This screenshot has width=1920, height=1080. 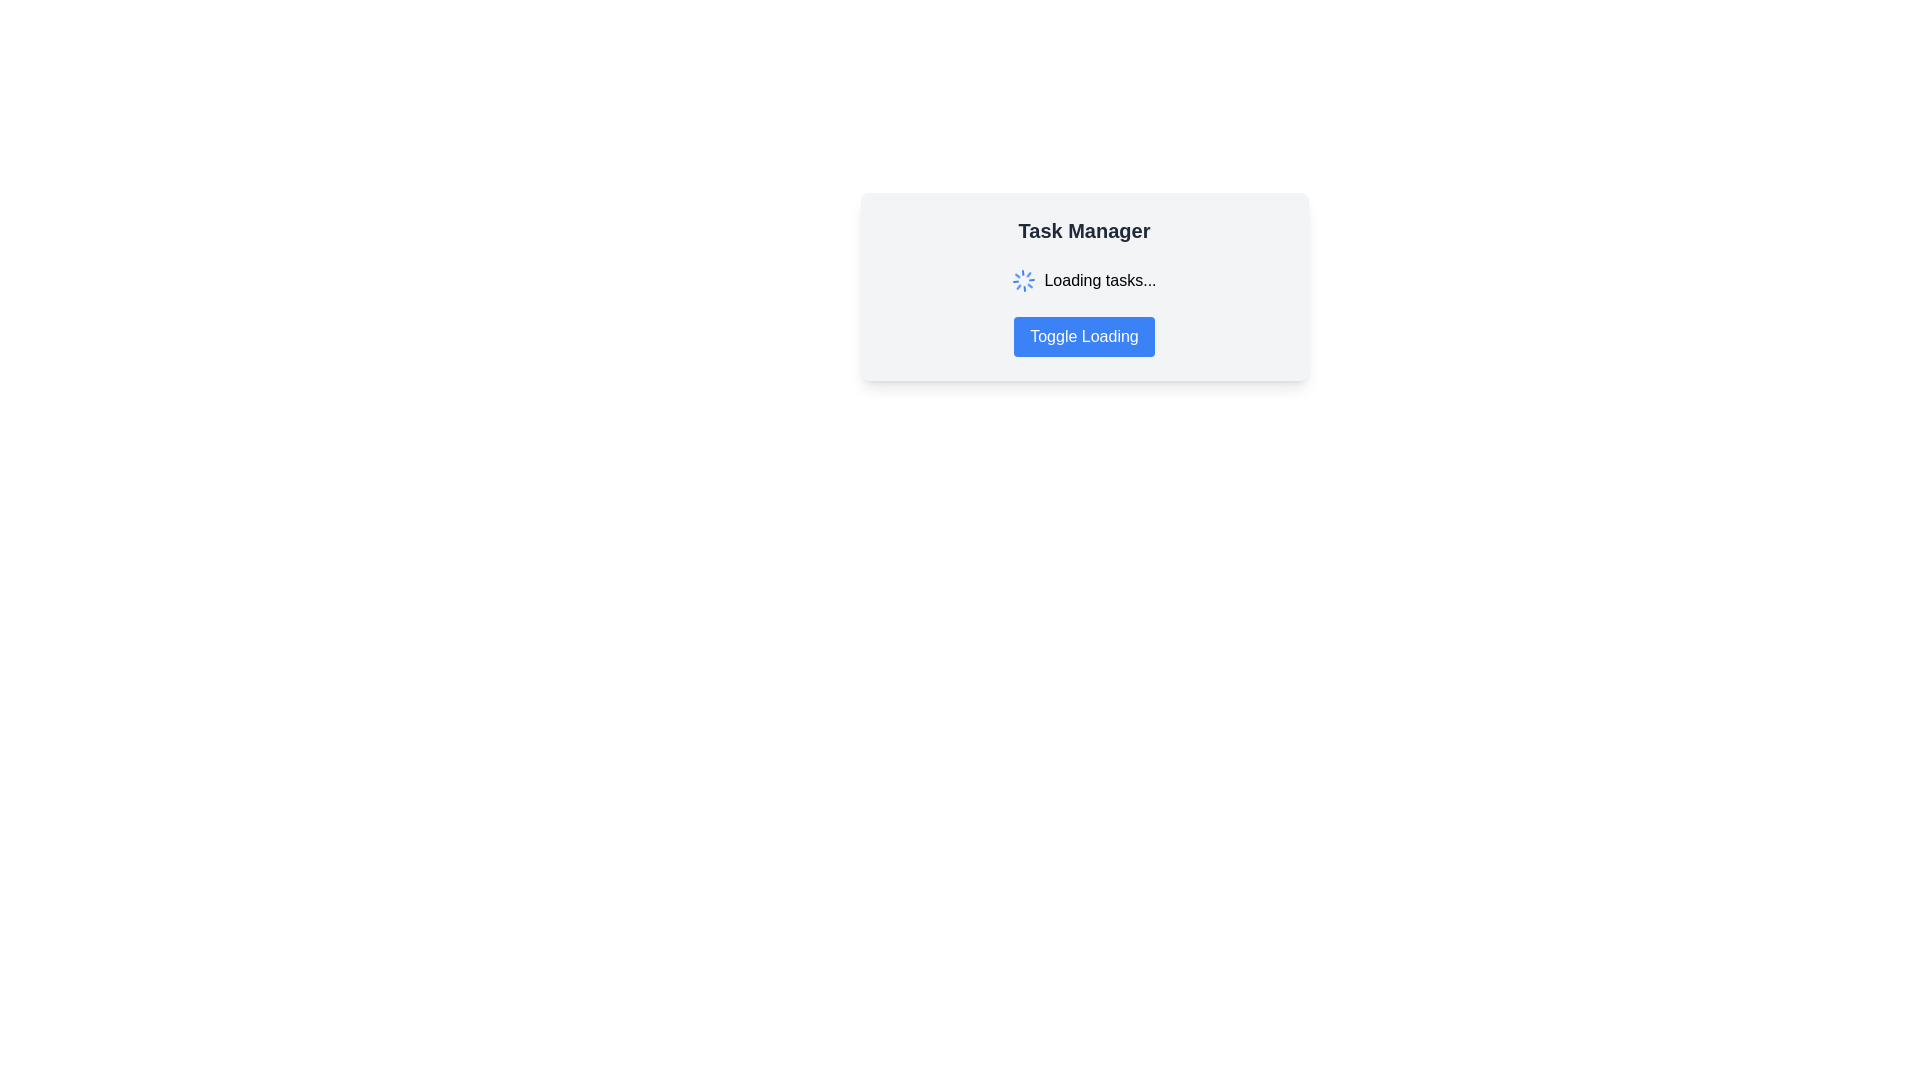 I want to click on the button located beneath the text 'Loading tasks...', so click(x=1083, y=335).